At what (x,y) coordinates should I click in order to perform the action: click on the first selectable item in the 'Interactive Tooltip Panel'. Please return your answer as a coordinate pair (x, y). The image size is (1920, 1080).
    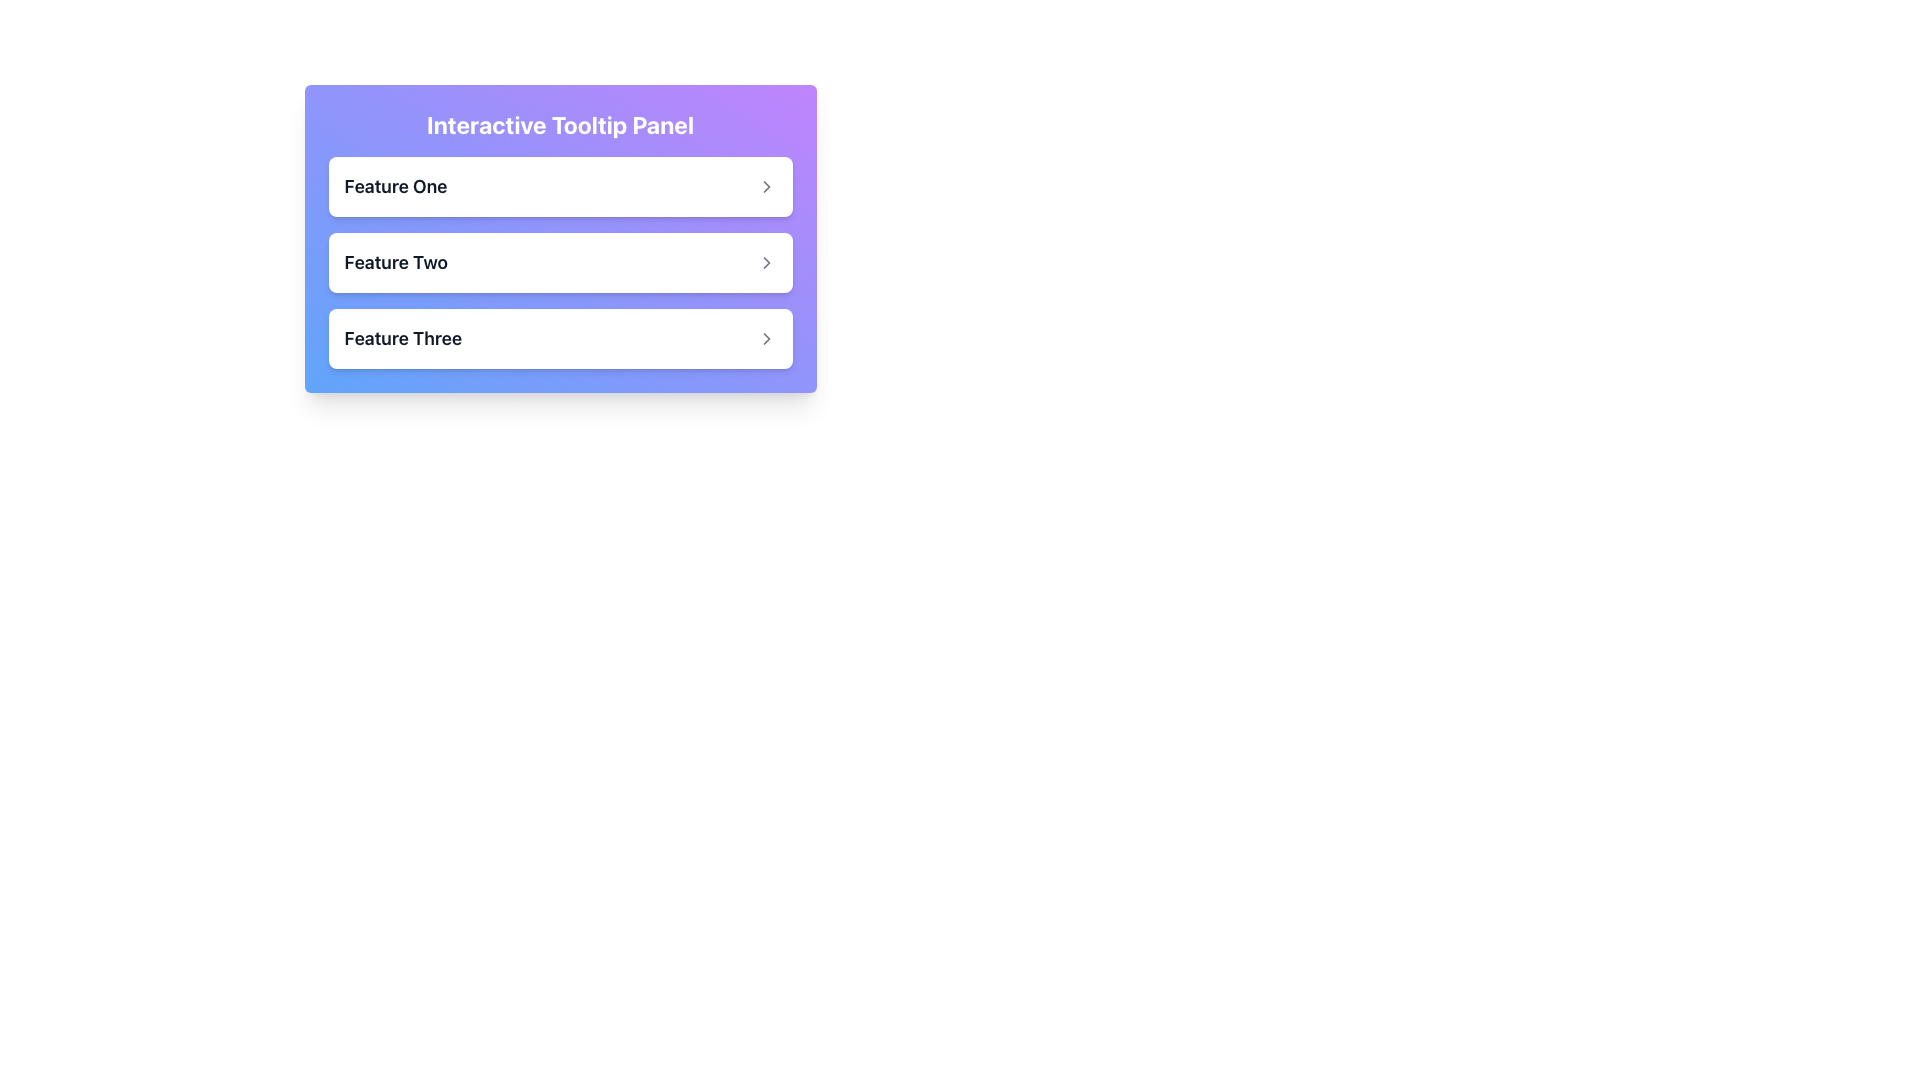
    Looking at the image, I should click on (560, 186).